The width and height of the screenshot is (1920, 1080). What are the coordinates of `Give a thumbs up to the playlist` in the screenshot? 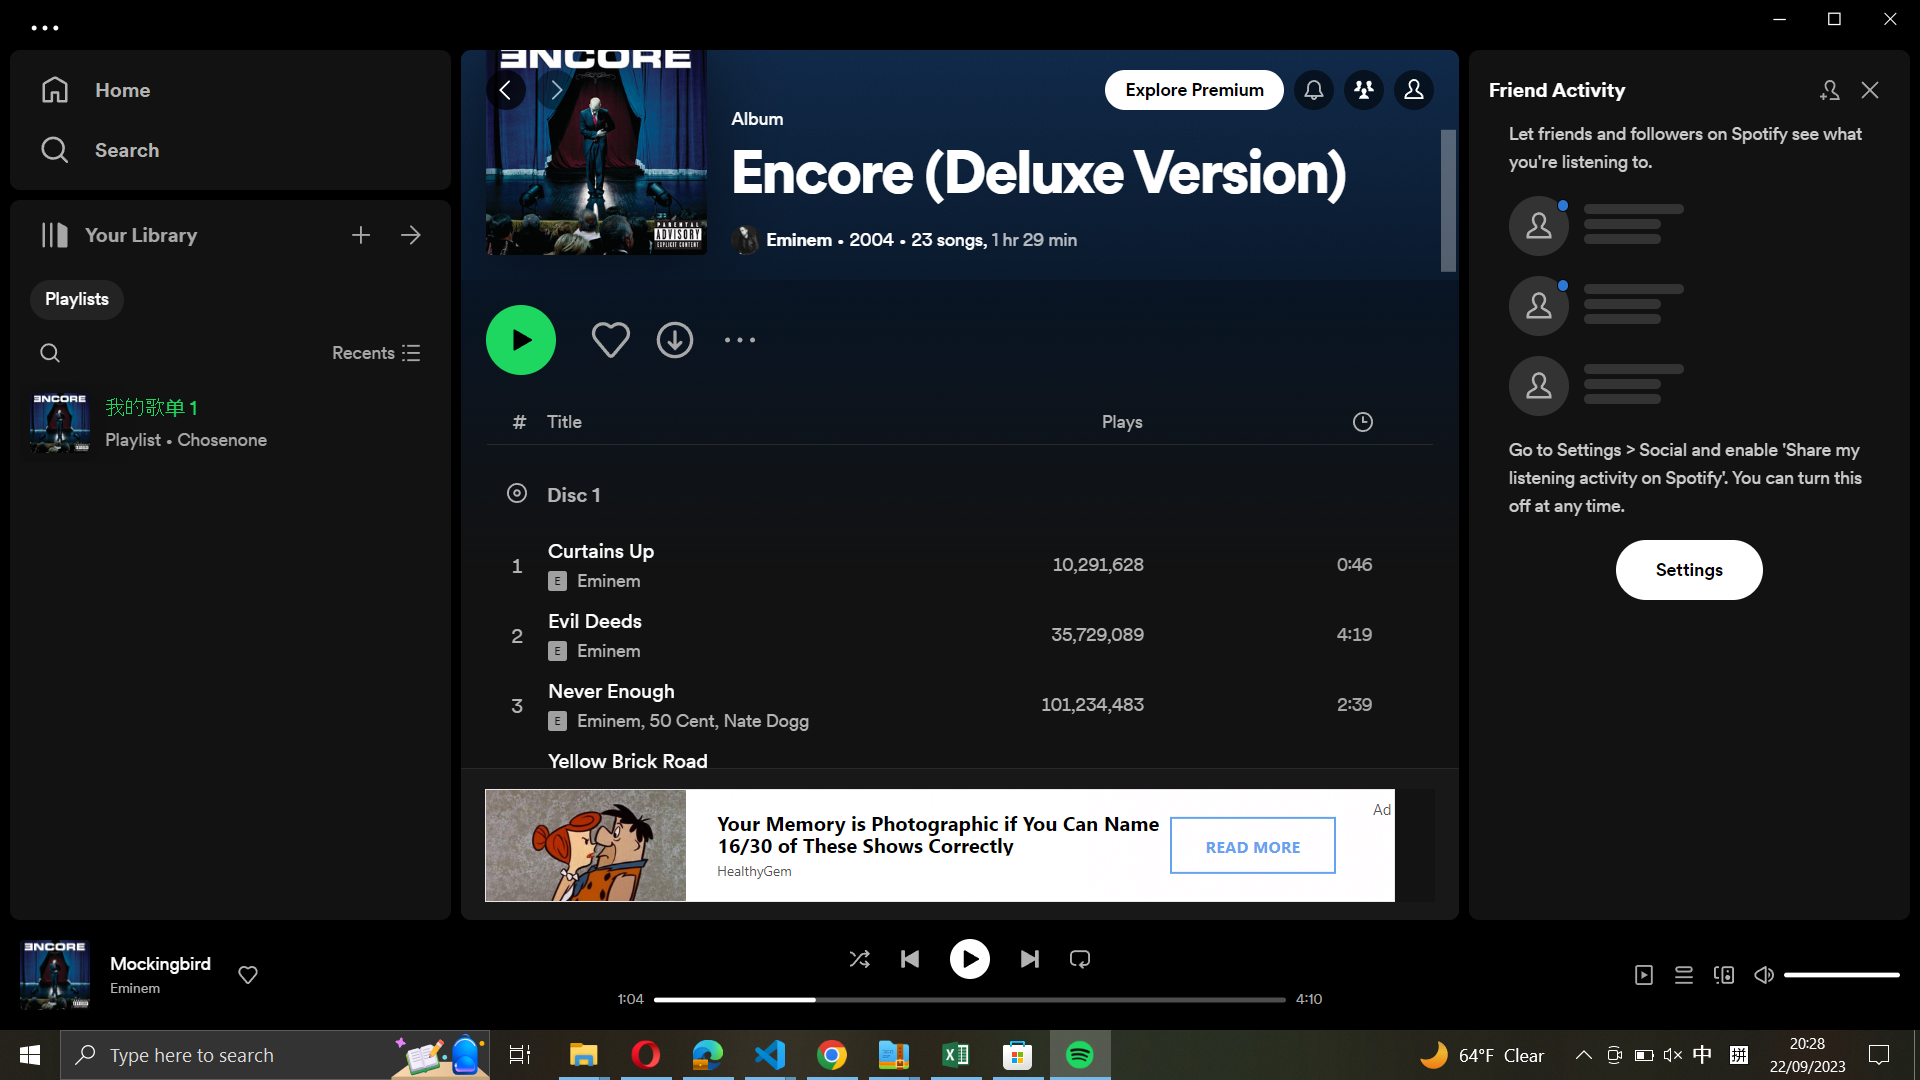 It's located at (608, 337).